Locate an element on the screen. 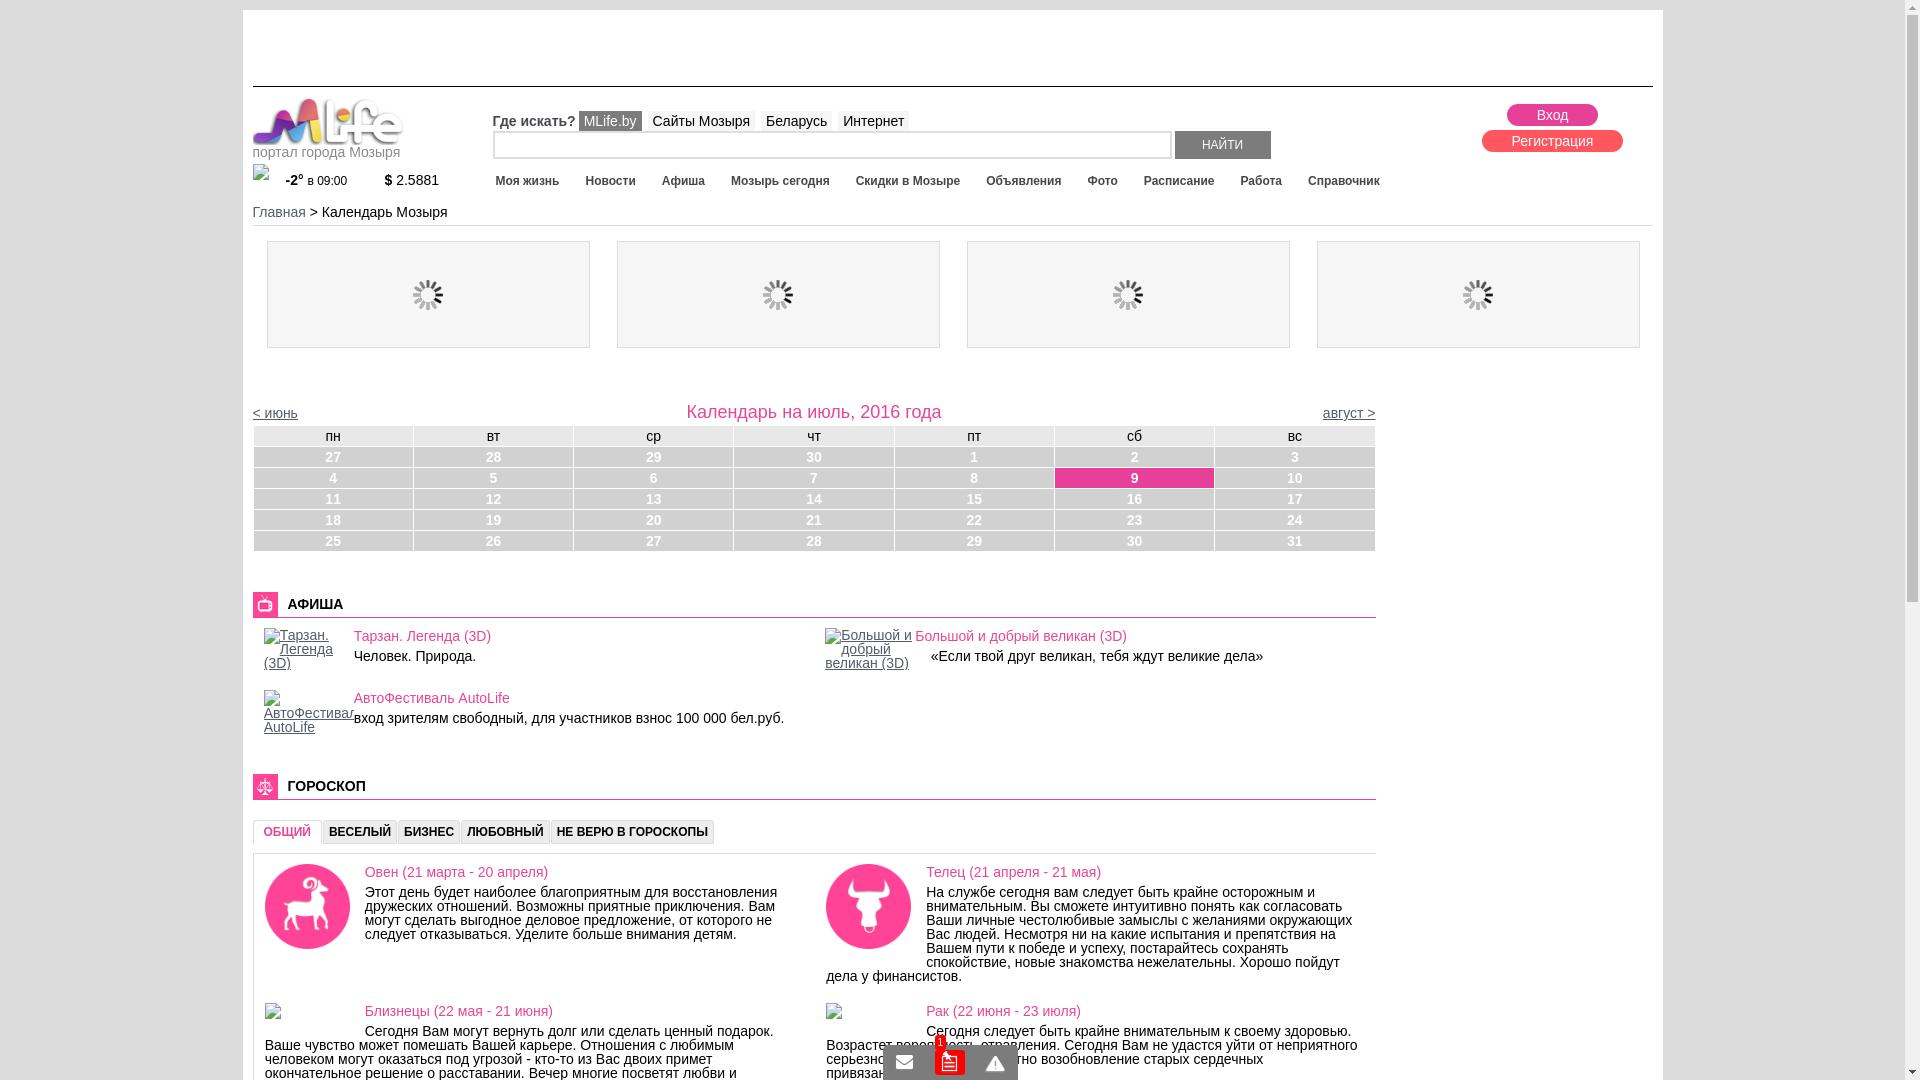 This screenshot has height=1080, width=1920. '4' is located at coordinates (253, 478).